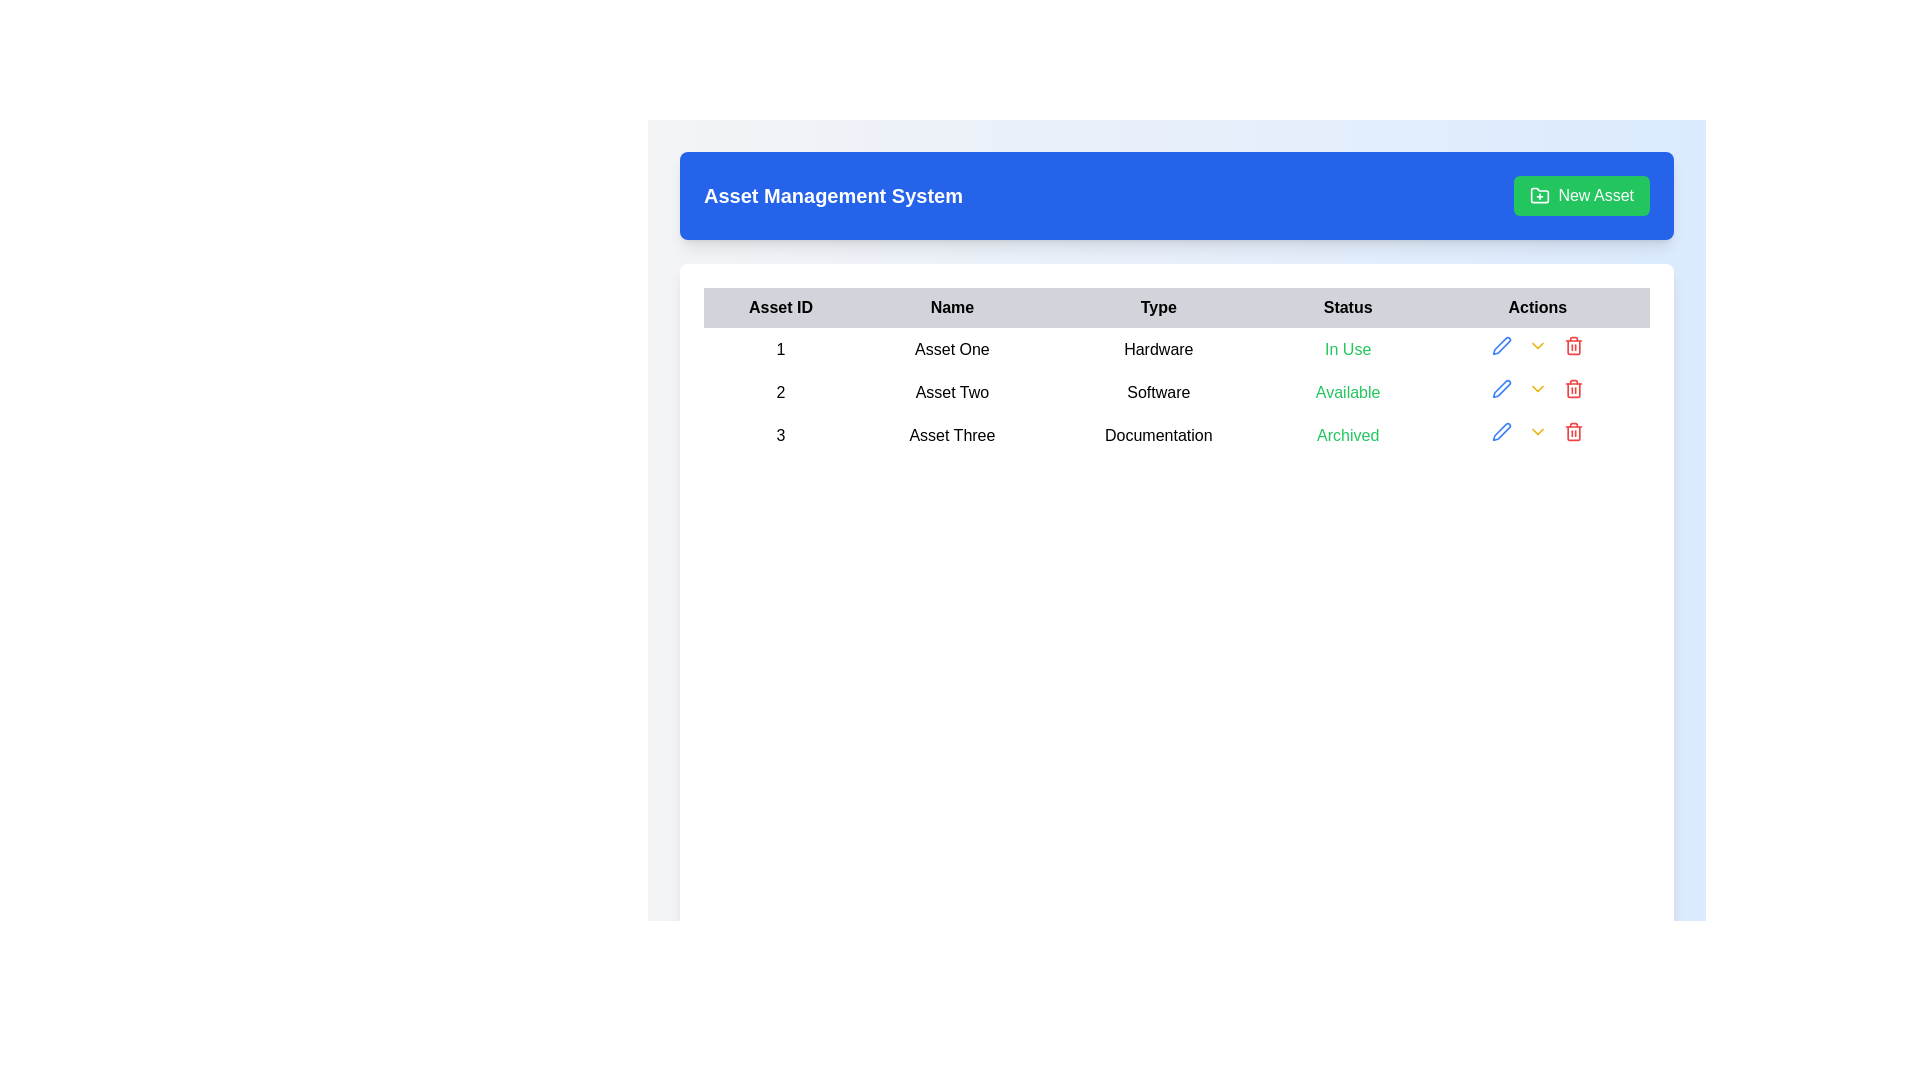 The width and height of the screenshot is (1920, 1080). I want to click on the blue pen-shaped edit icon located in the 'Actions' column of the second row labeled '2, Asset Two, Software, Available' to initiate the edit action, so click(1501, 345).